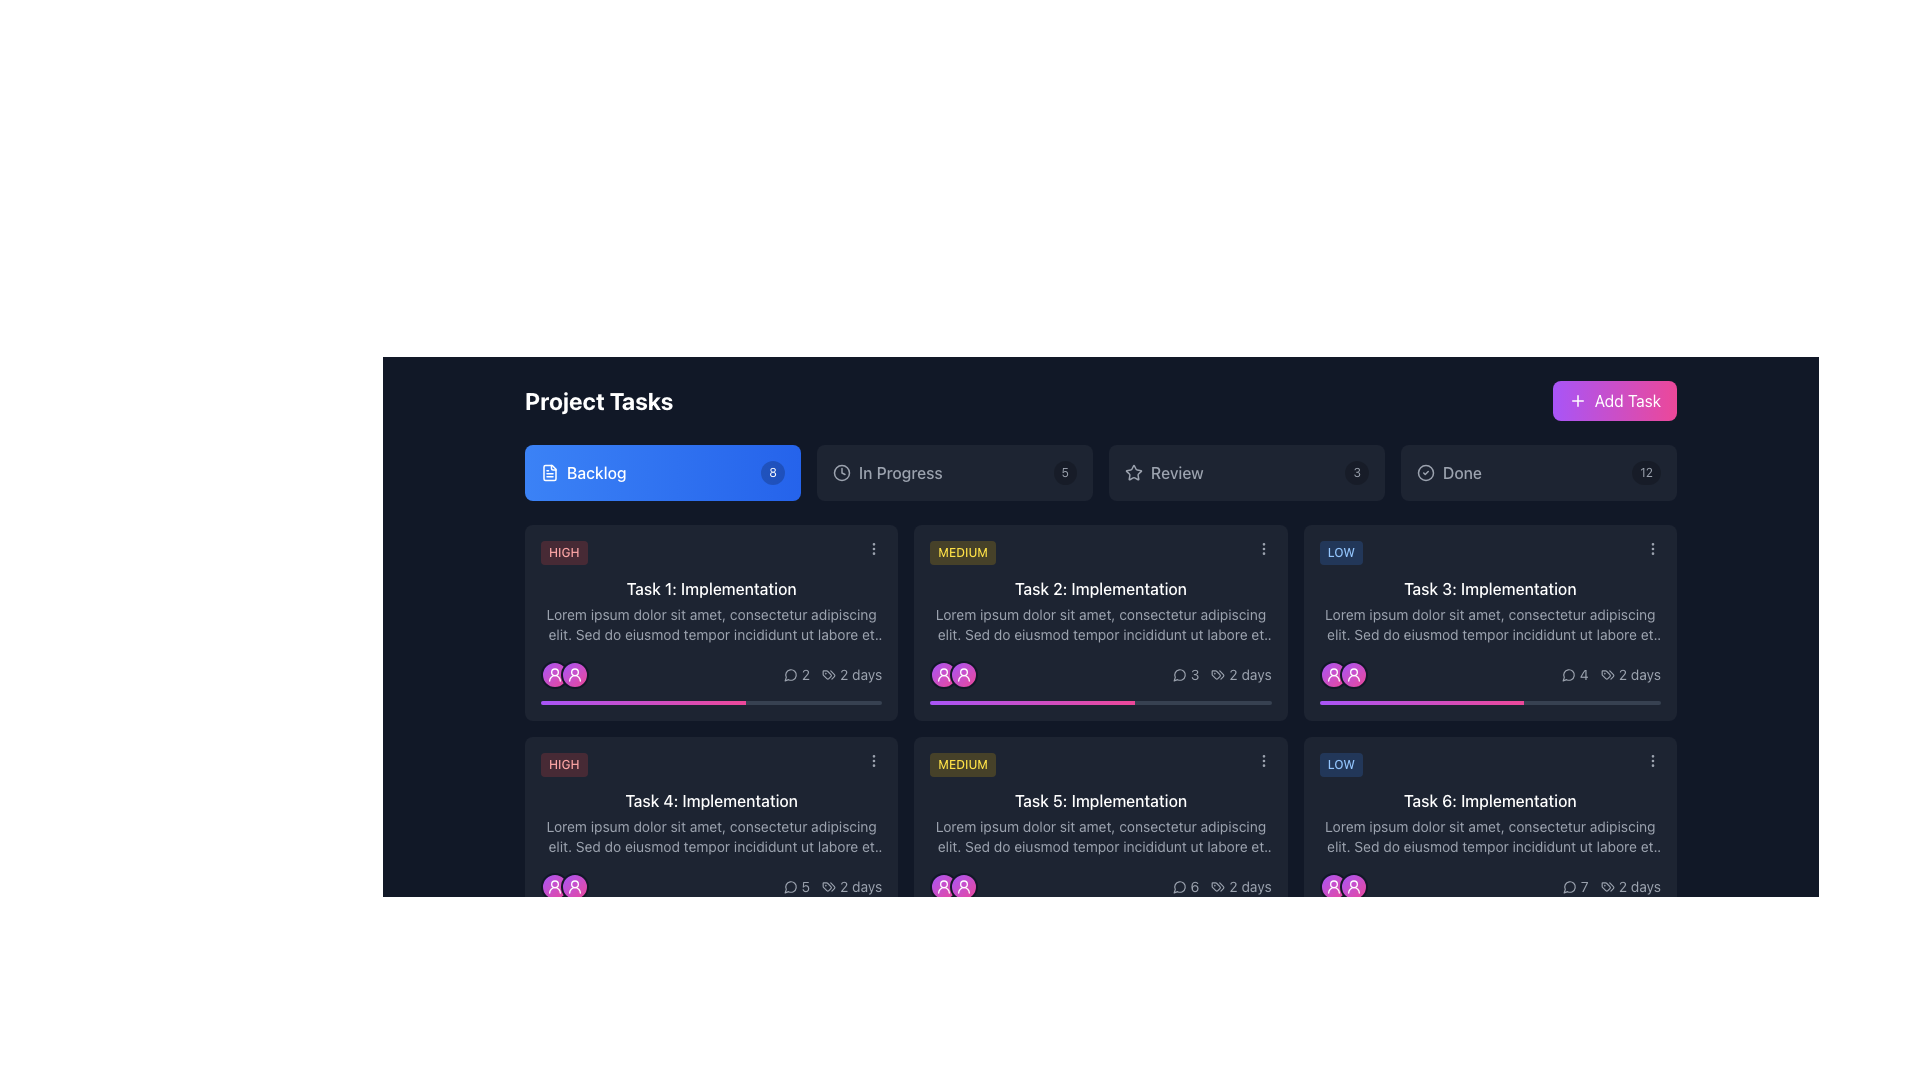  Describe the element at coordinates (1646, 473) in the screenshot. I see `the count indicator displaying the number of completed tasks (12) in the top-right corner of the 'Done' section, which is styled as a clickable panel` at that location.